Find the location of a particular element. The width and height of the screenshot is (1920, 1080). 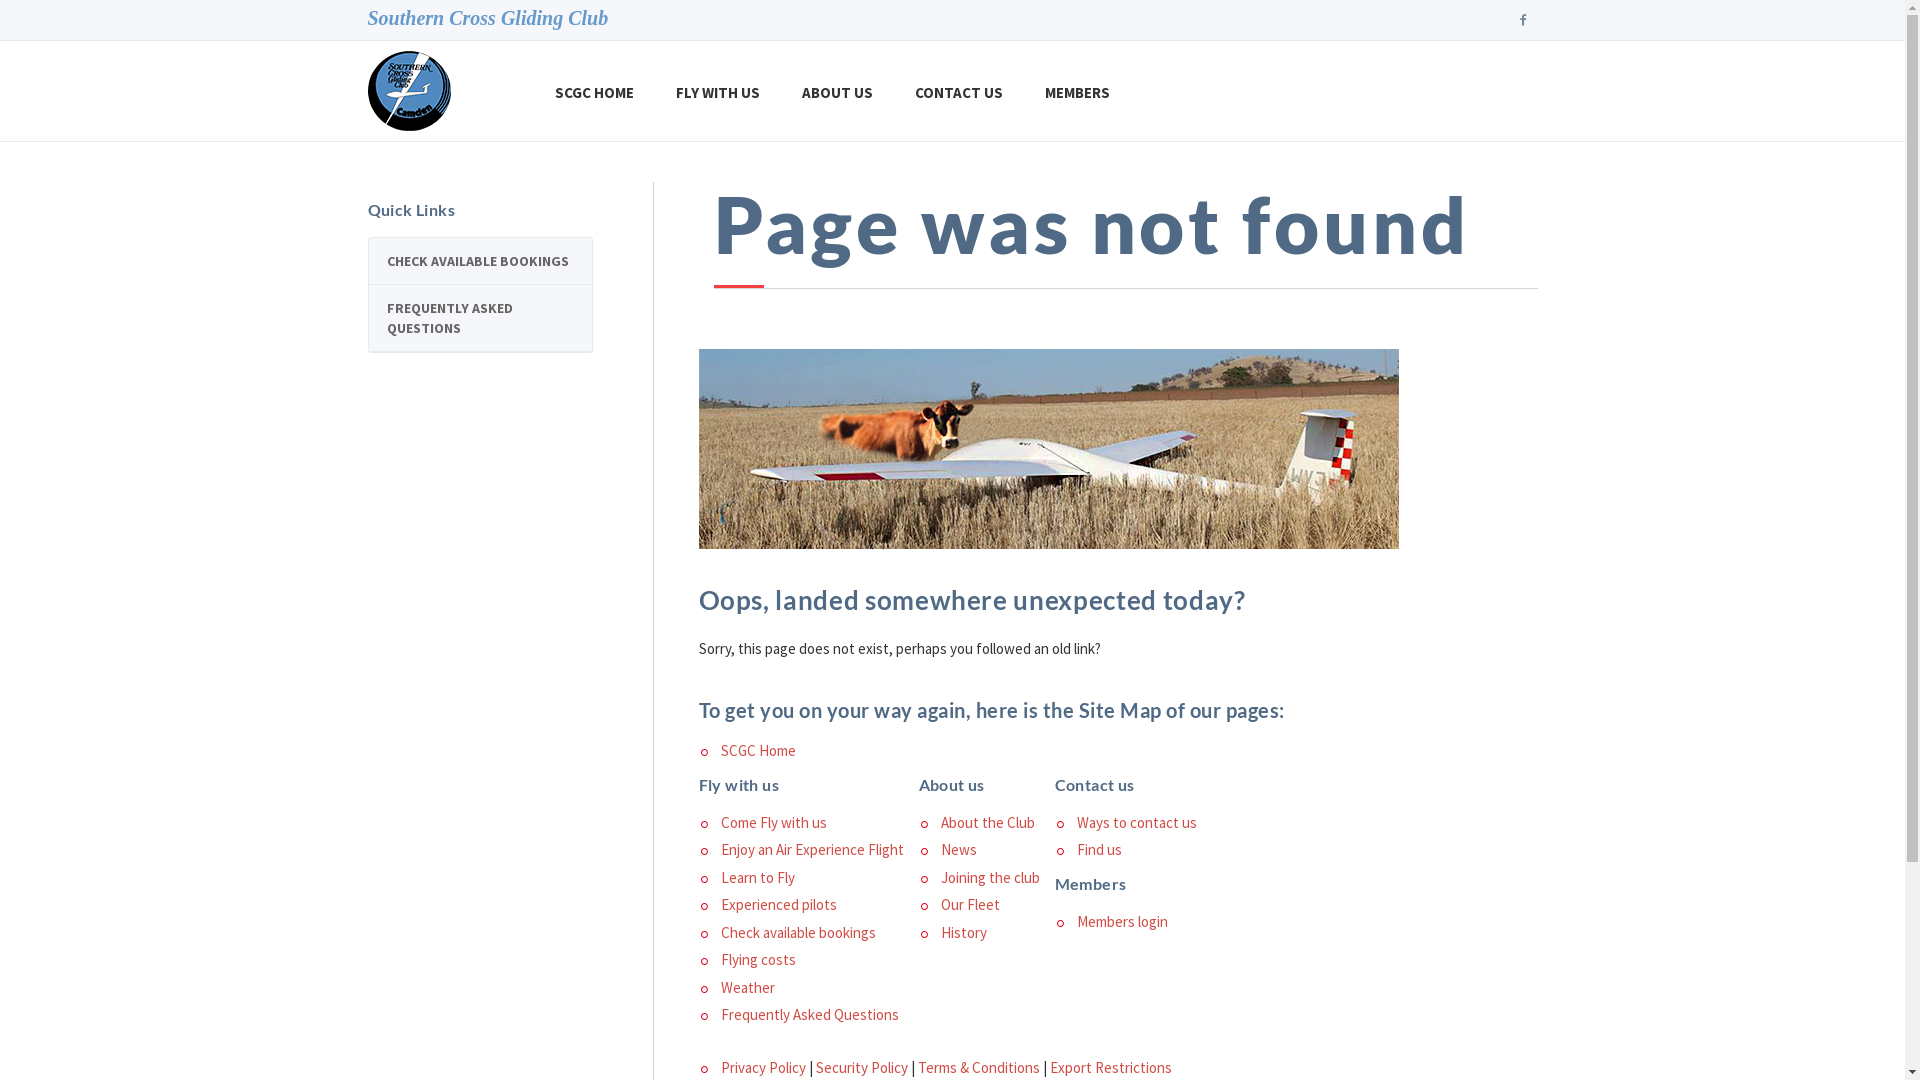

'Frequently Asked Questions' is located at coordinates (809, 1014).